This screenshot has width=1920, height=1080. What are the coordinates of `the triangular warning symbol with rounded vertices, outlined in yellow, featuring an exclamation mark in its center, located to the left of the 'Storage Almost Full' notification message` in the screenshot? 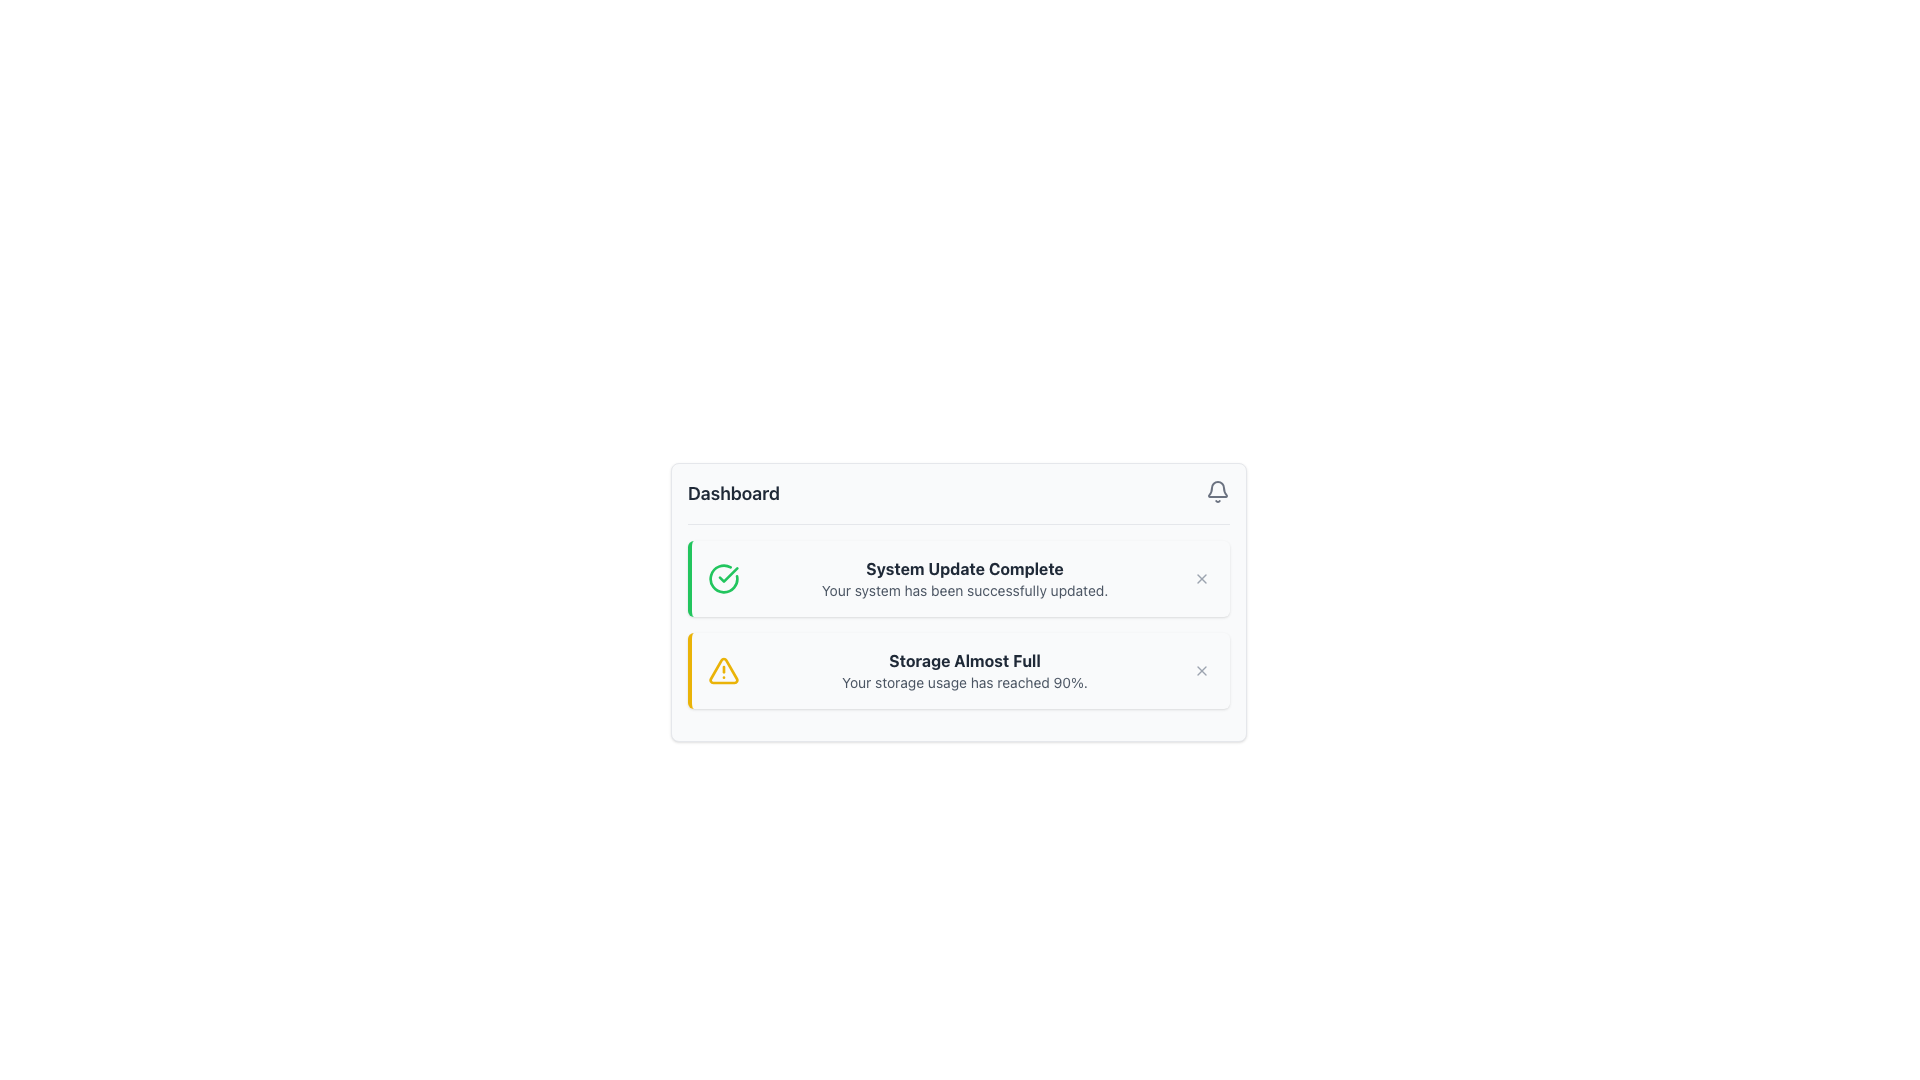 It's located at (723, 671).